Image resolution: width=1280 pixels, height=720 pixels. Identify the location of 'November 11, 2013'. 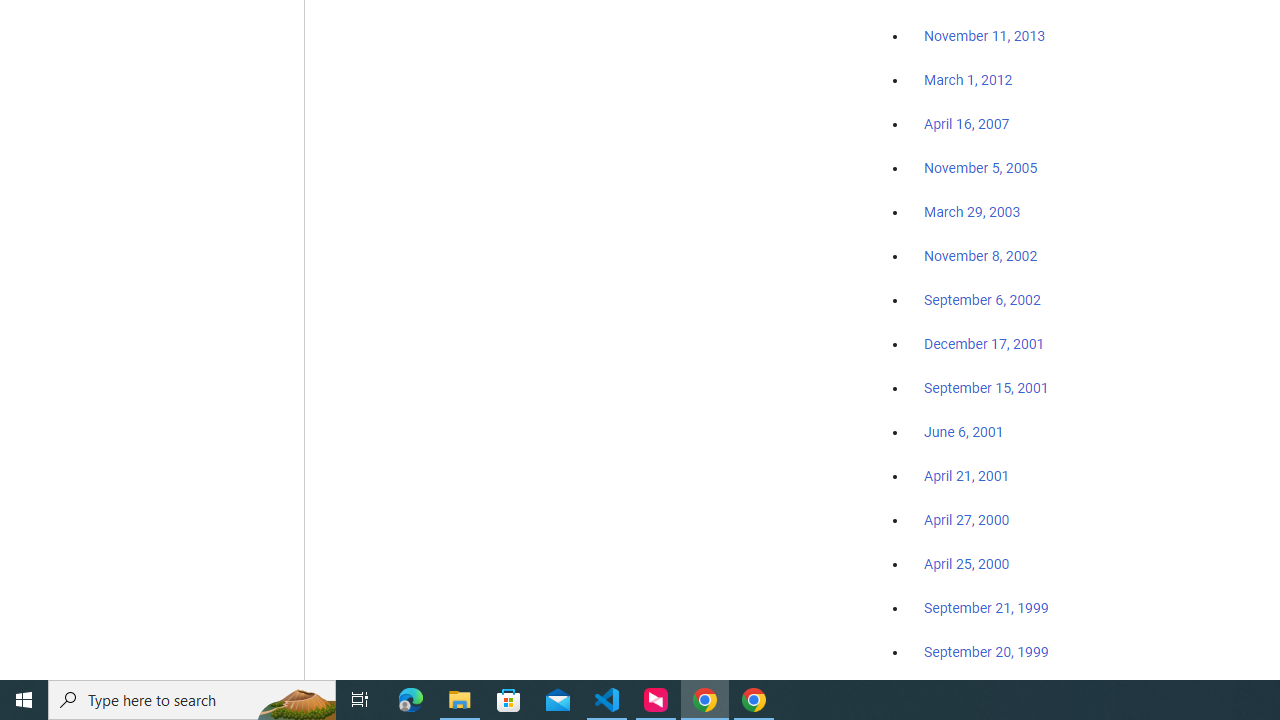
(984, 37).